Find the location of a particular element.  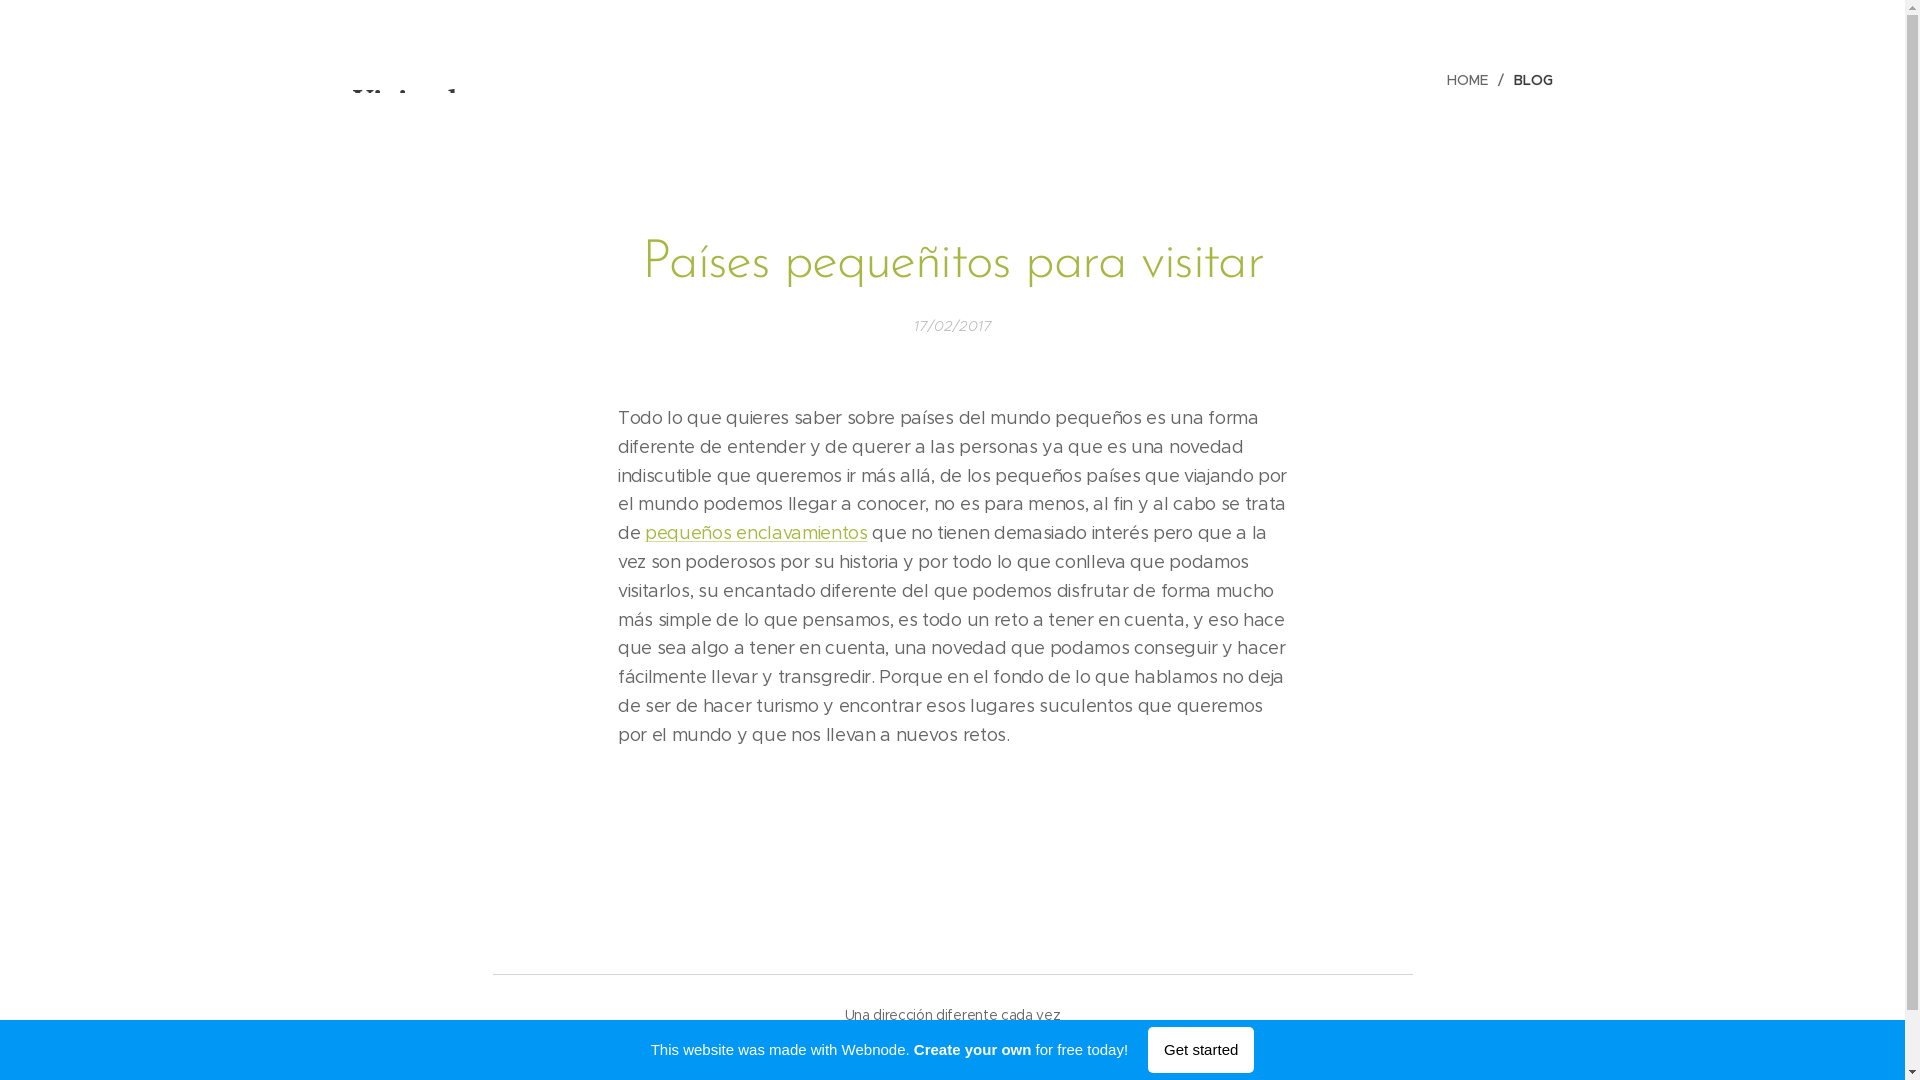

'BLOG' is located at coordinates (1527, 79).